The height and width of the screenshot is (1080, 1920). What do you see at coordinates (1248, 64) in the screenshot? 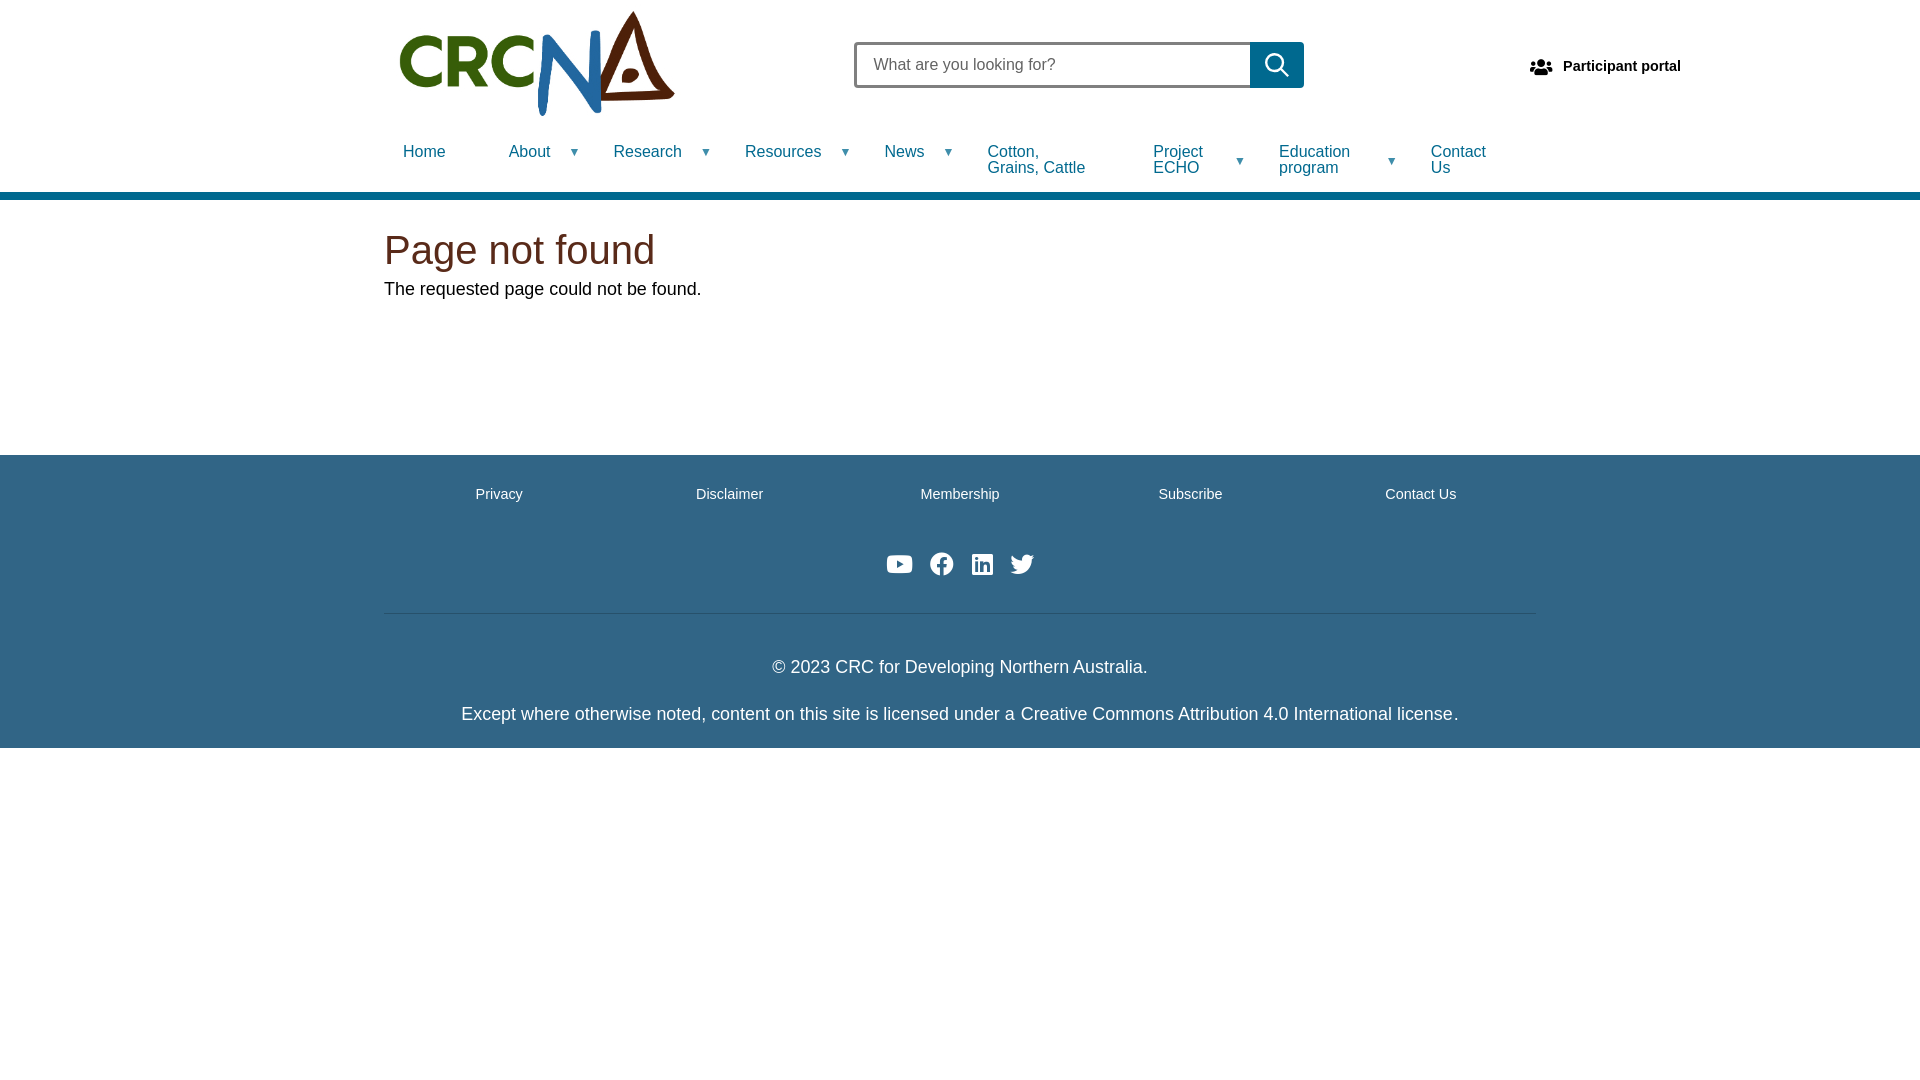
I see `'Search'` at bounding box center [1248, 64].